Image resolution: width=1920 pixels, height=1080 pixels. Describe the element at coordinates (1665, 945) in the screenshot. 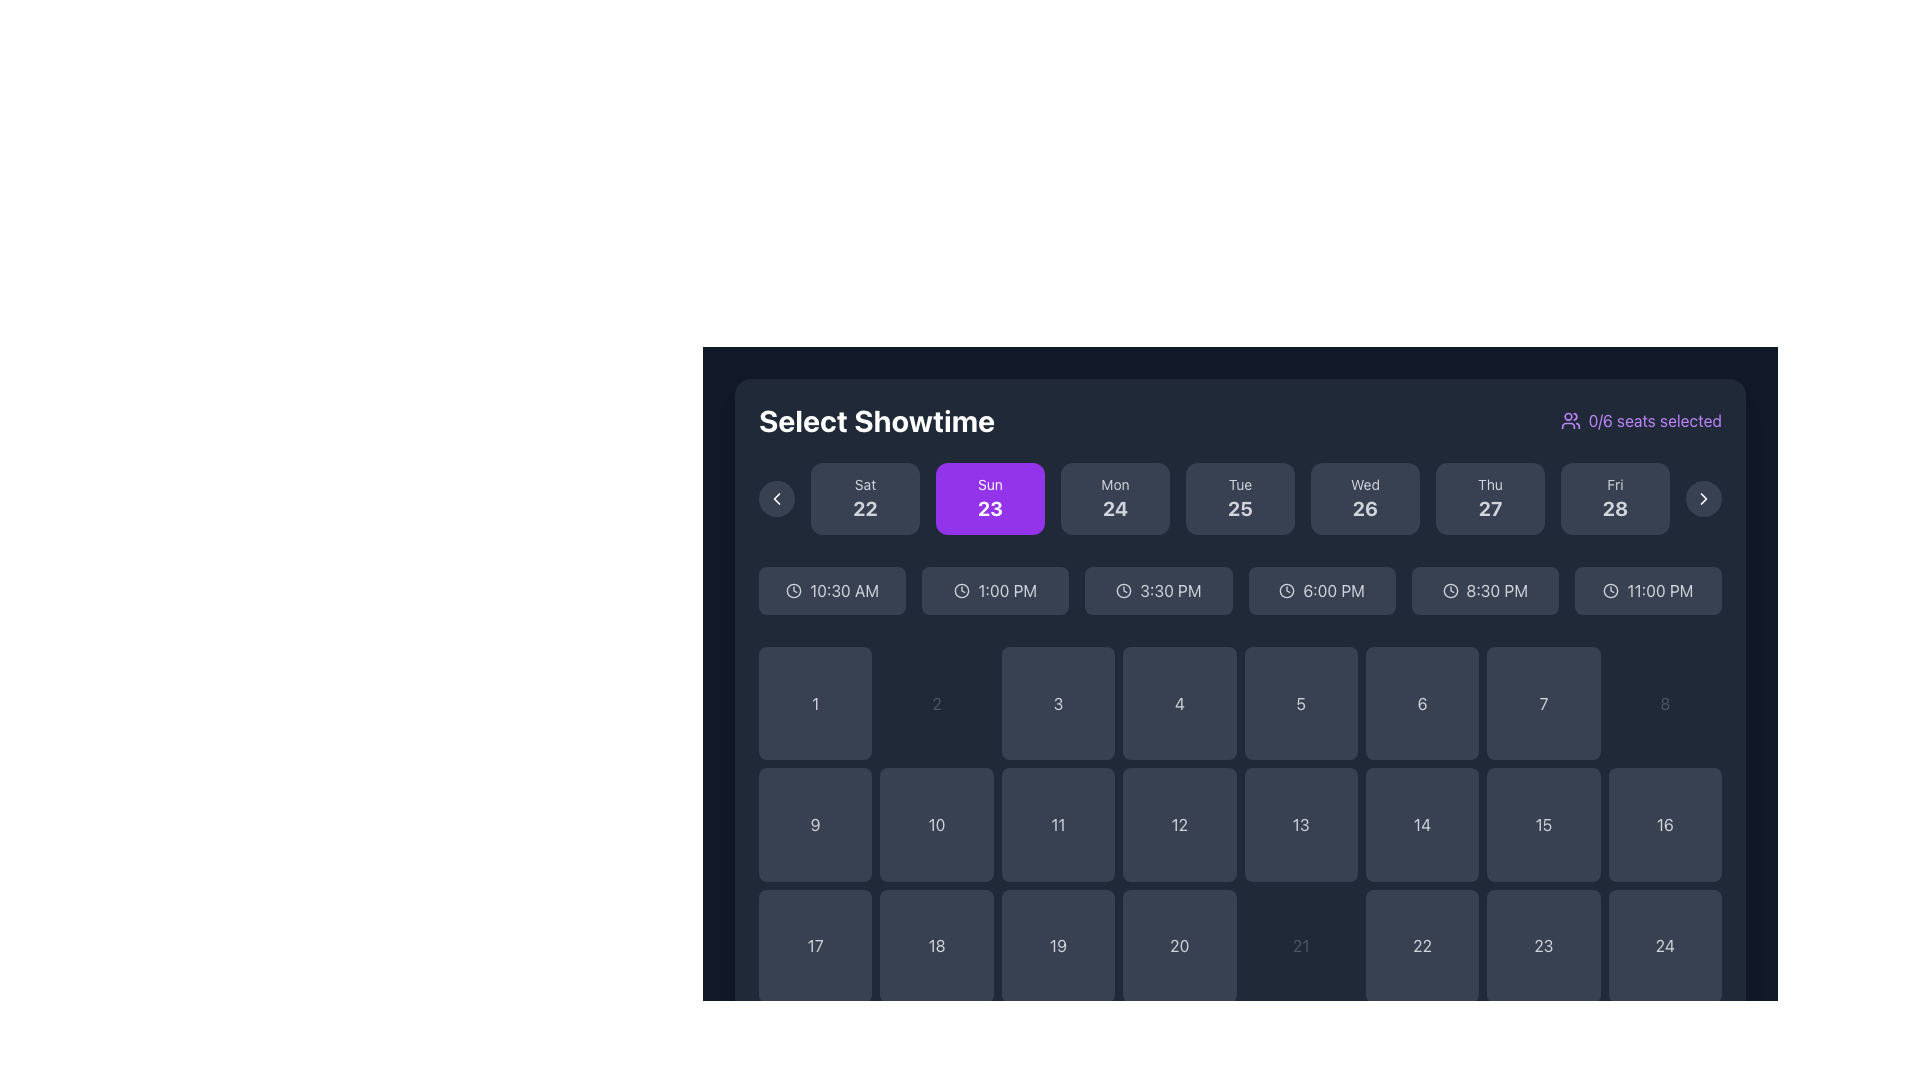

I see `the button that allows the user` at that location.